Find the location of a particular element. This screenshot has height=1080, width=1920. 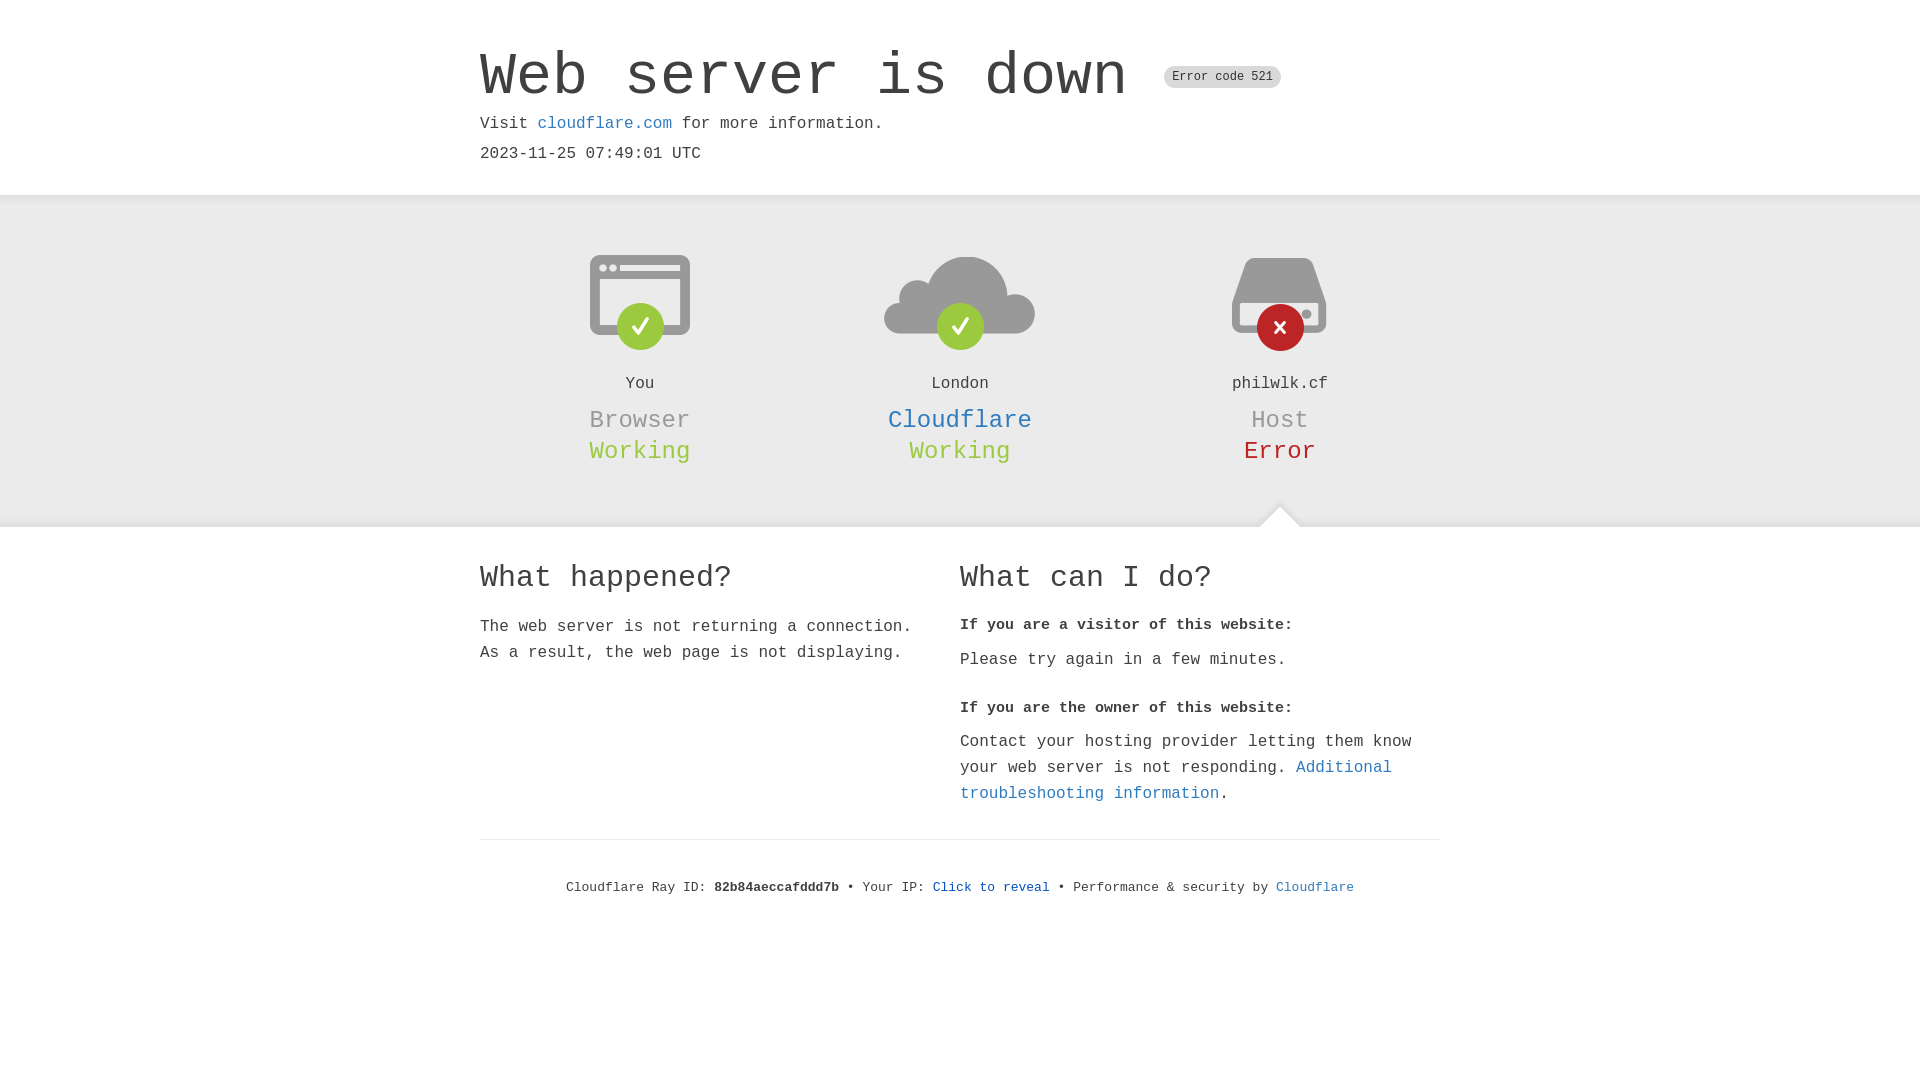

'Click to reveal' is located at coordinates (931, 886).